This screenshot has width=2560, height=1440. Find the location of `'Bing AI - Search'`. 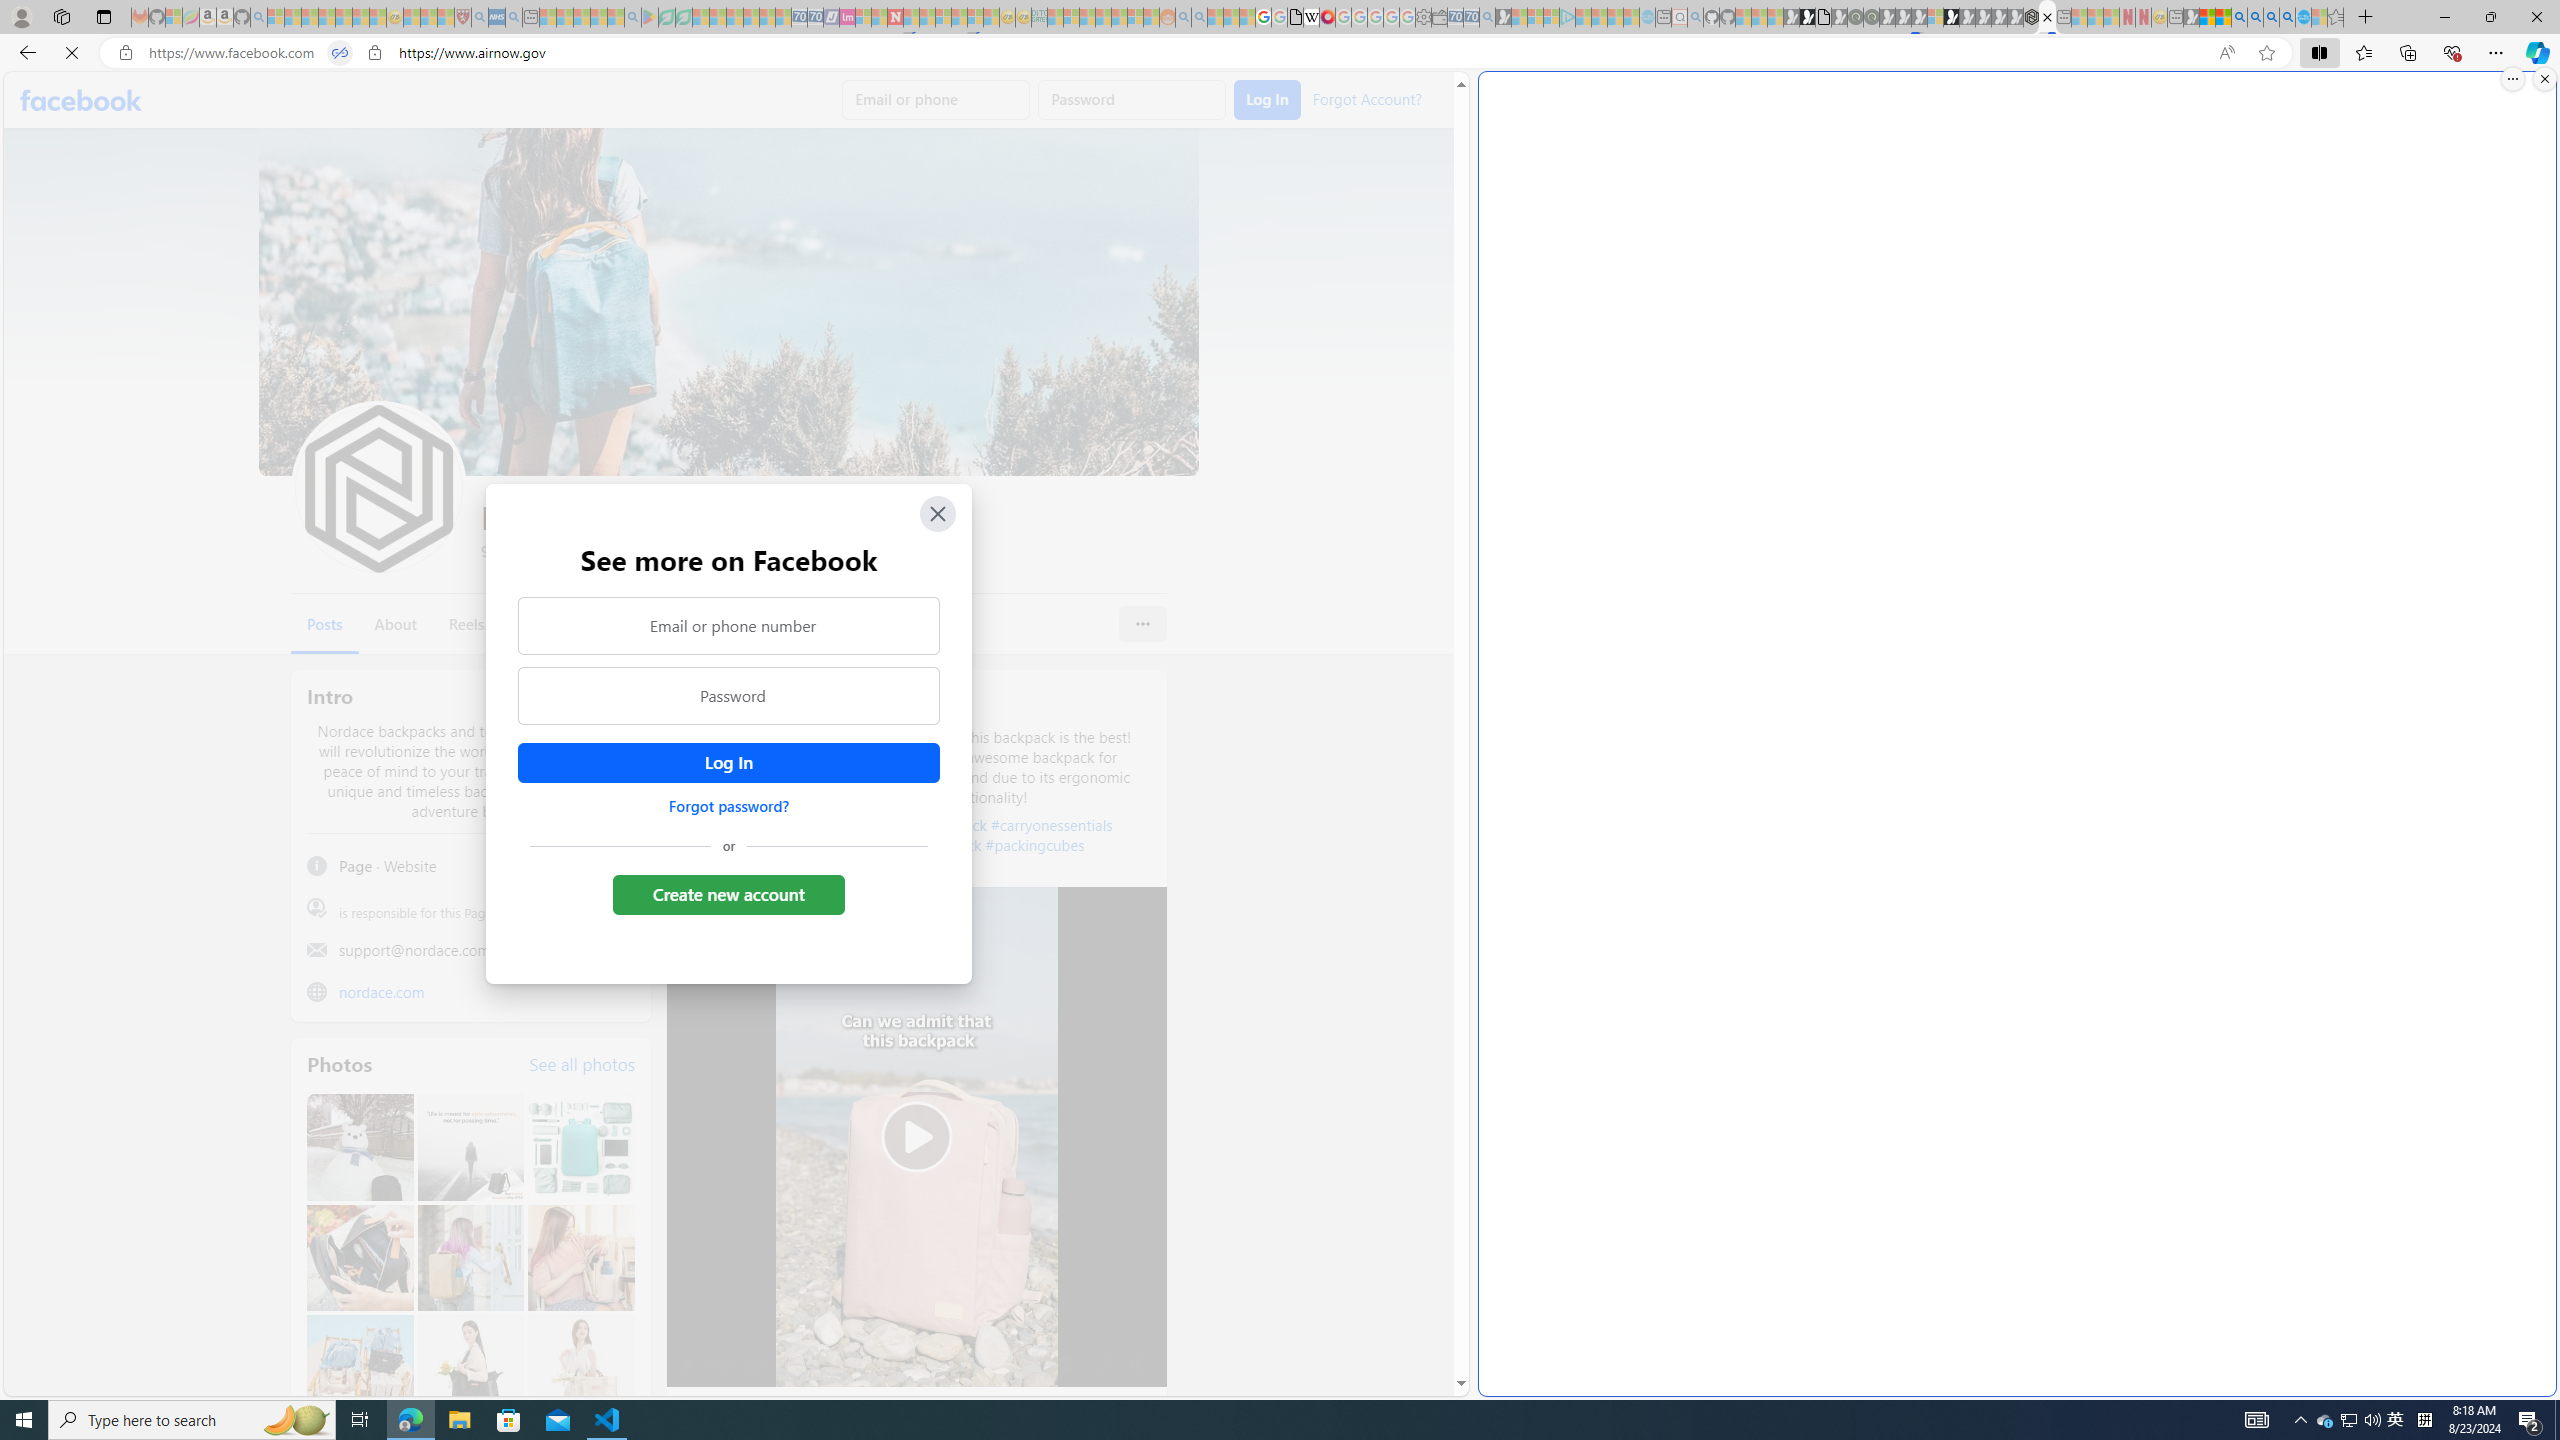

'Bing AI - Search' is located at coordinates (2237, 16).